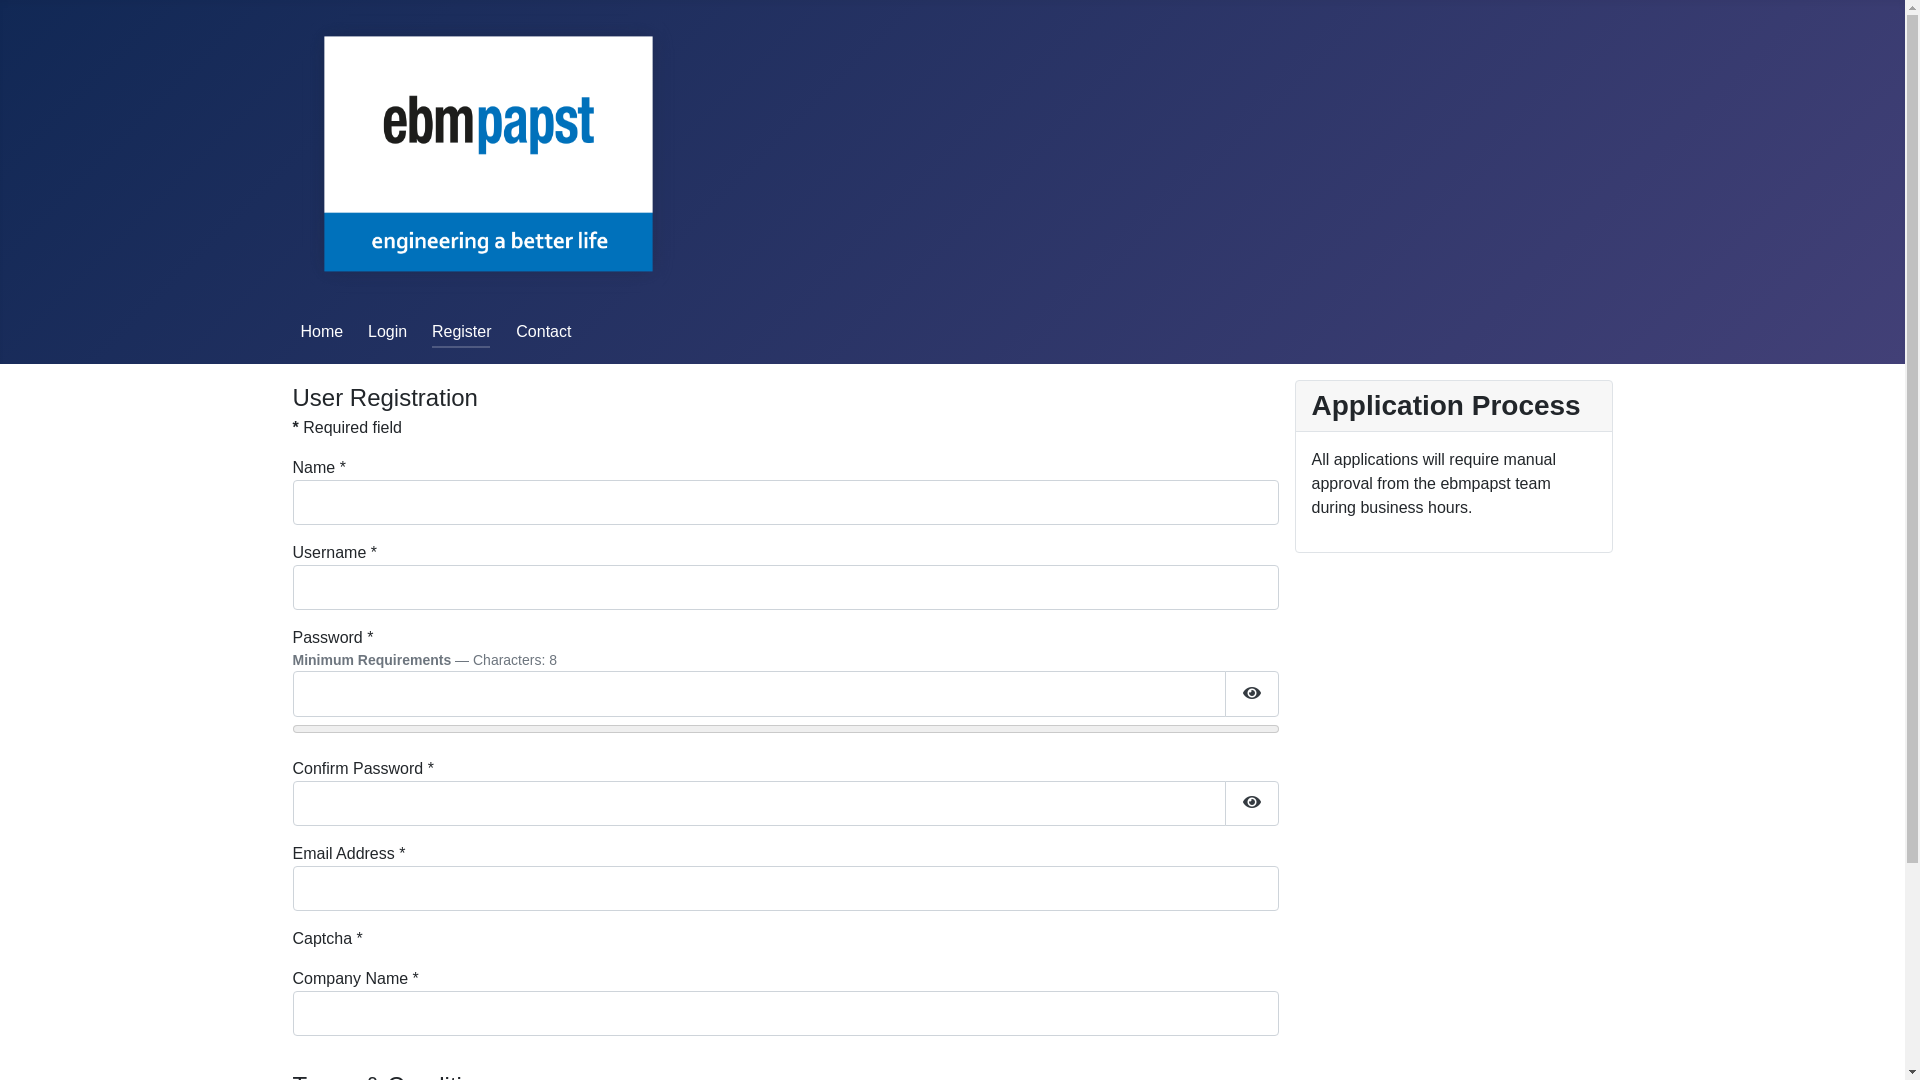  I want to click on 'Home', so click(321, 330).